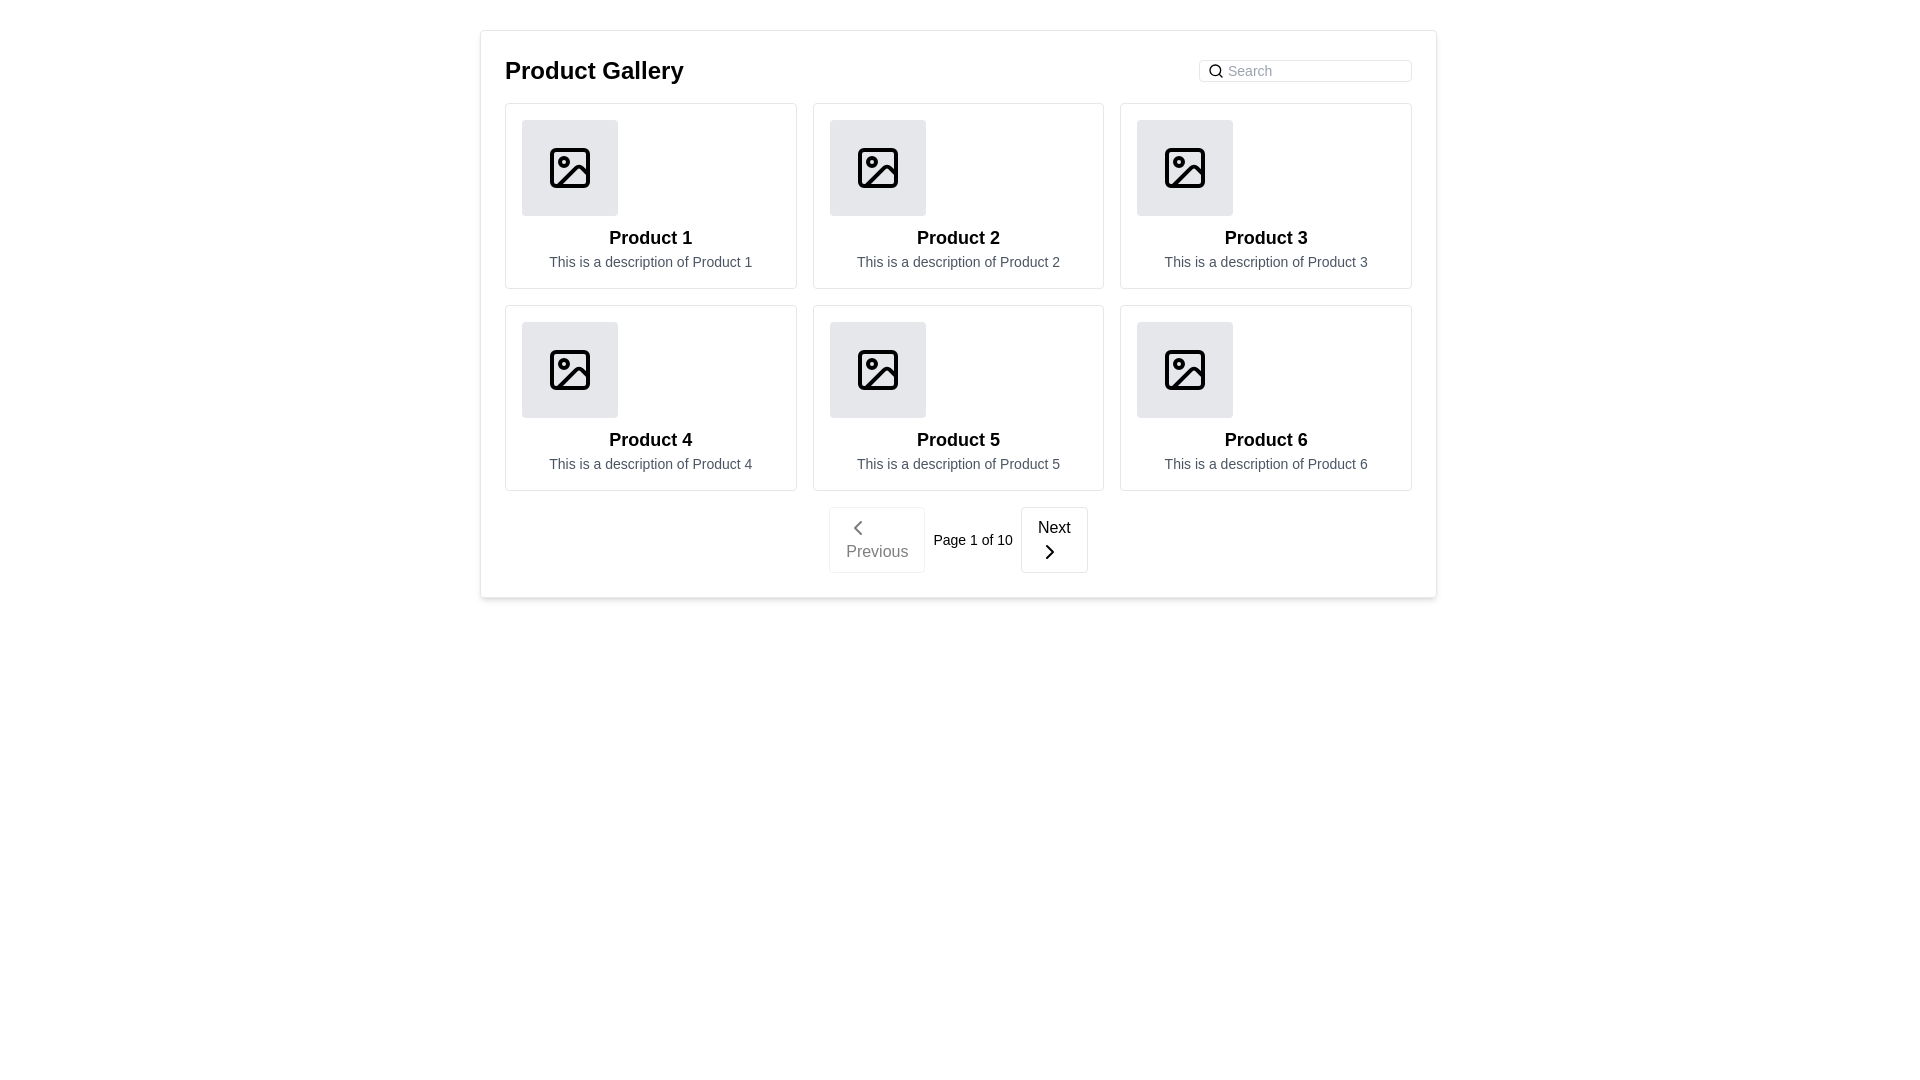 Image resolution: width=1920 pixels, height=1080 pixels. What do you see at coordinates (877, 370) in the screenshot?
I see `the graphical icon component representing the image placeholder for 'Product 5' in the product gallery` at bounding box center [877, 370].